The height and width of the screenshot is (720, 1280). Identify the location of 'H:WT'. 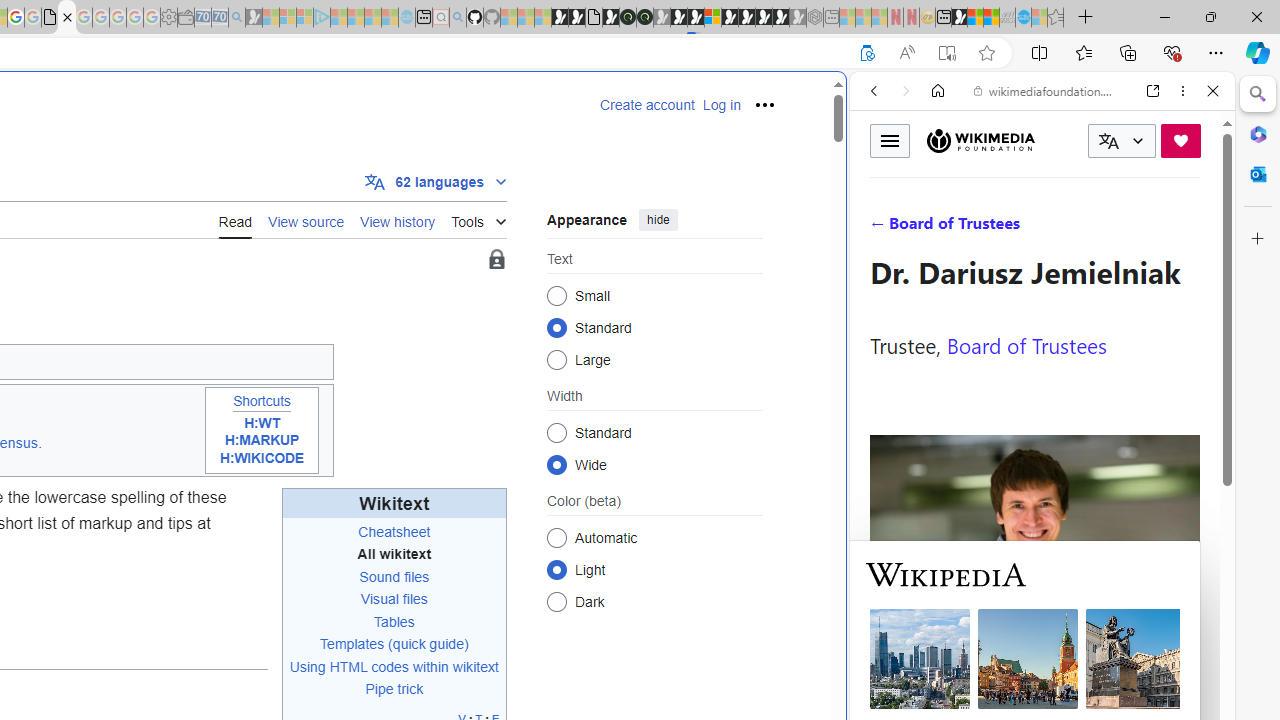
(261, 422).